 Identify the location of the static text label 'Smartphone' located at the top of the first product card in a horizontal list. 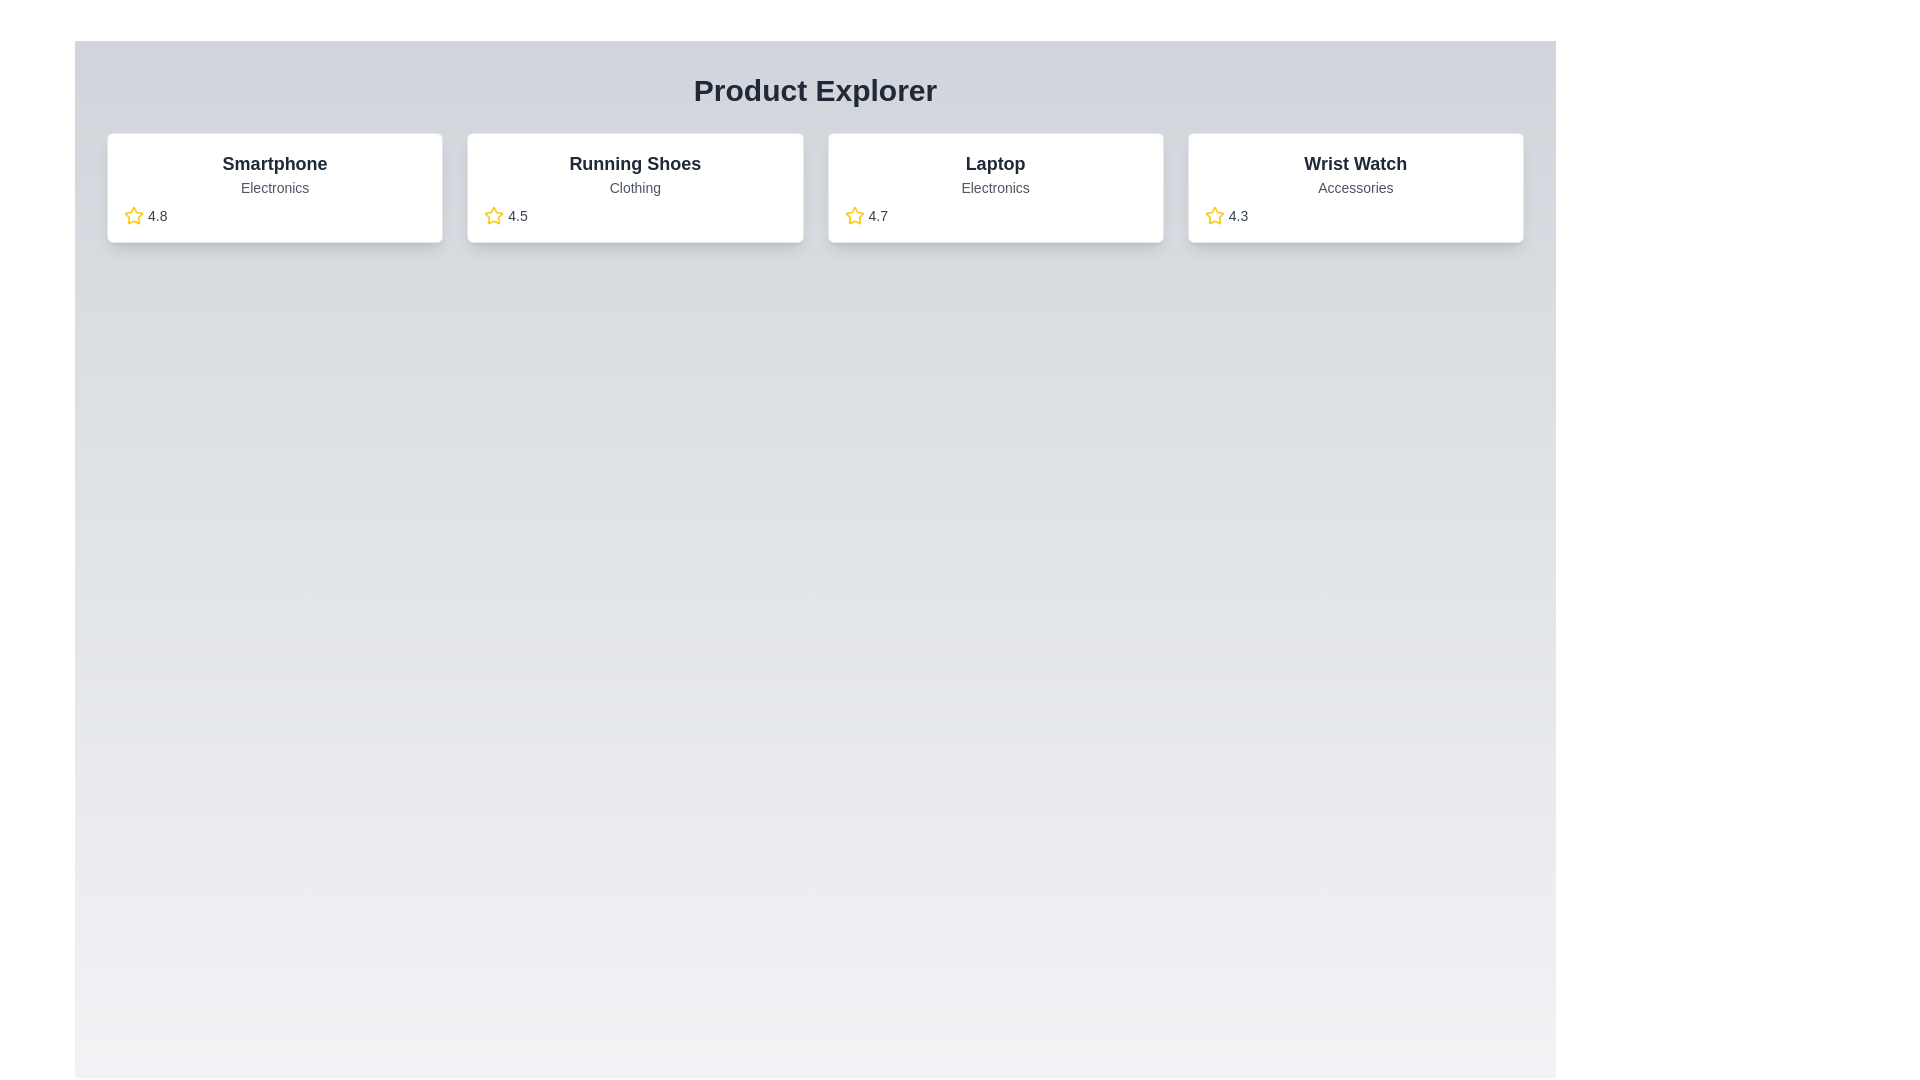
(274, 163).